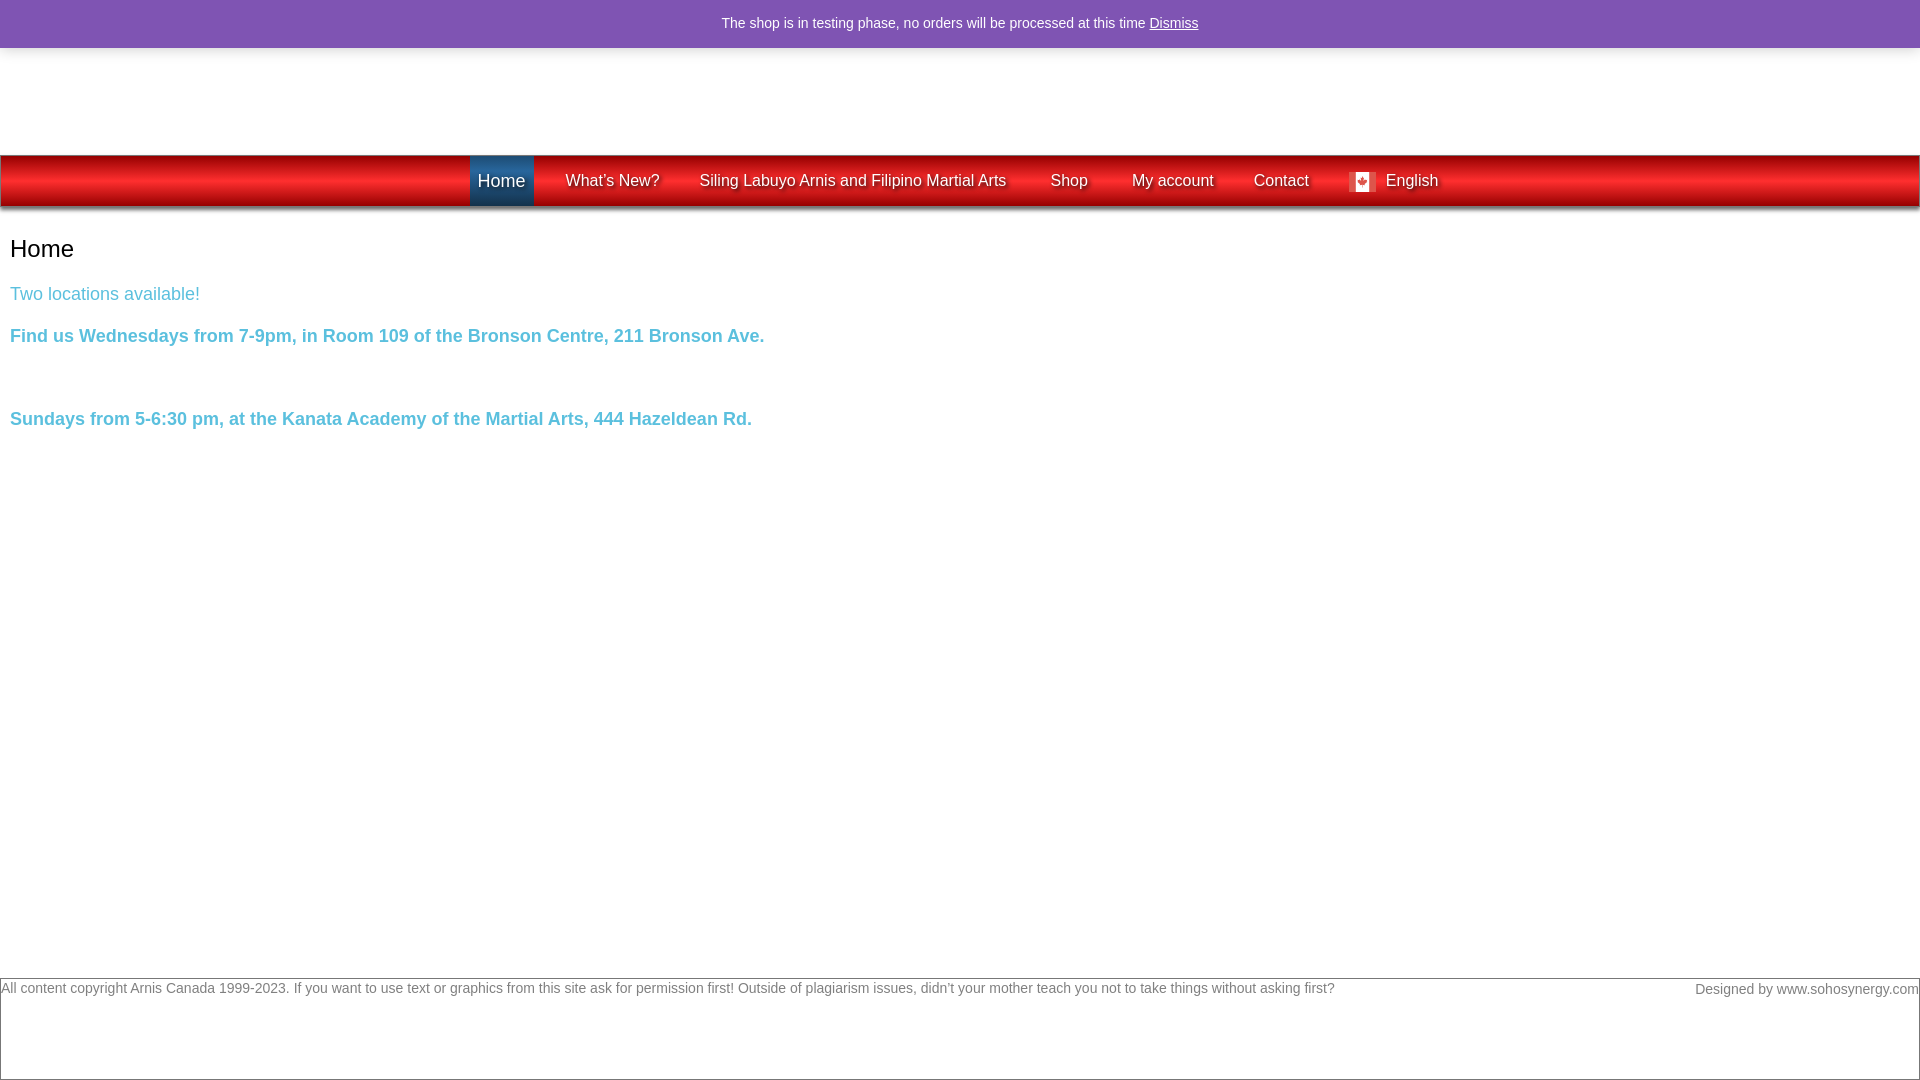 The width and height of the screenshot is (1920, 1080). I want to click on 'Contact', so click(1281, 181).